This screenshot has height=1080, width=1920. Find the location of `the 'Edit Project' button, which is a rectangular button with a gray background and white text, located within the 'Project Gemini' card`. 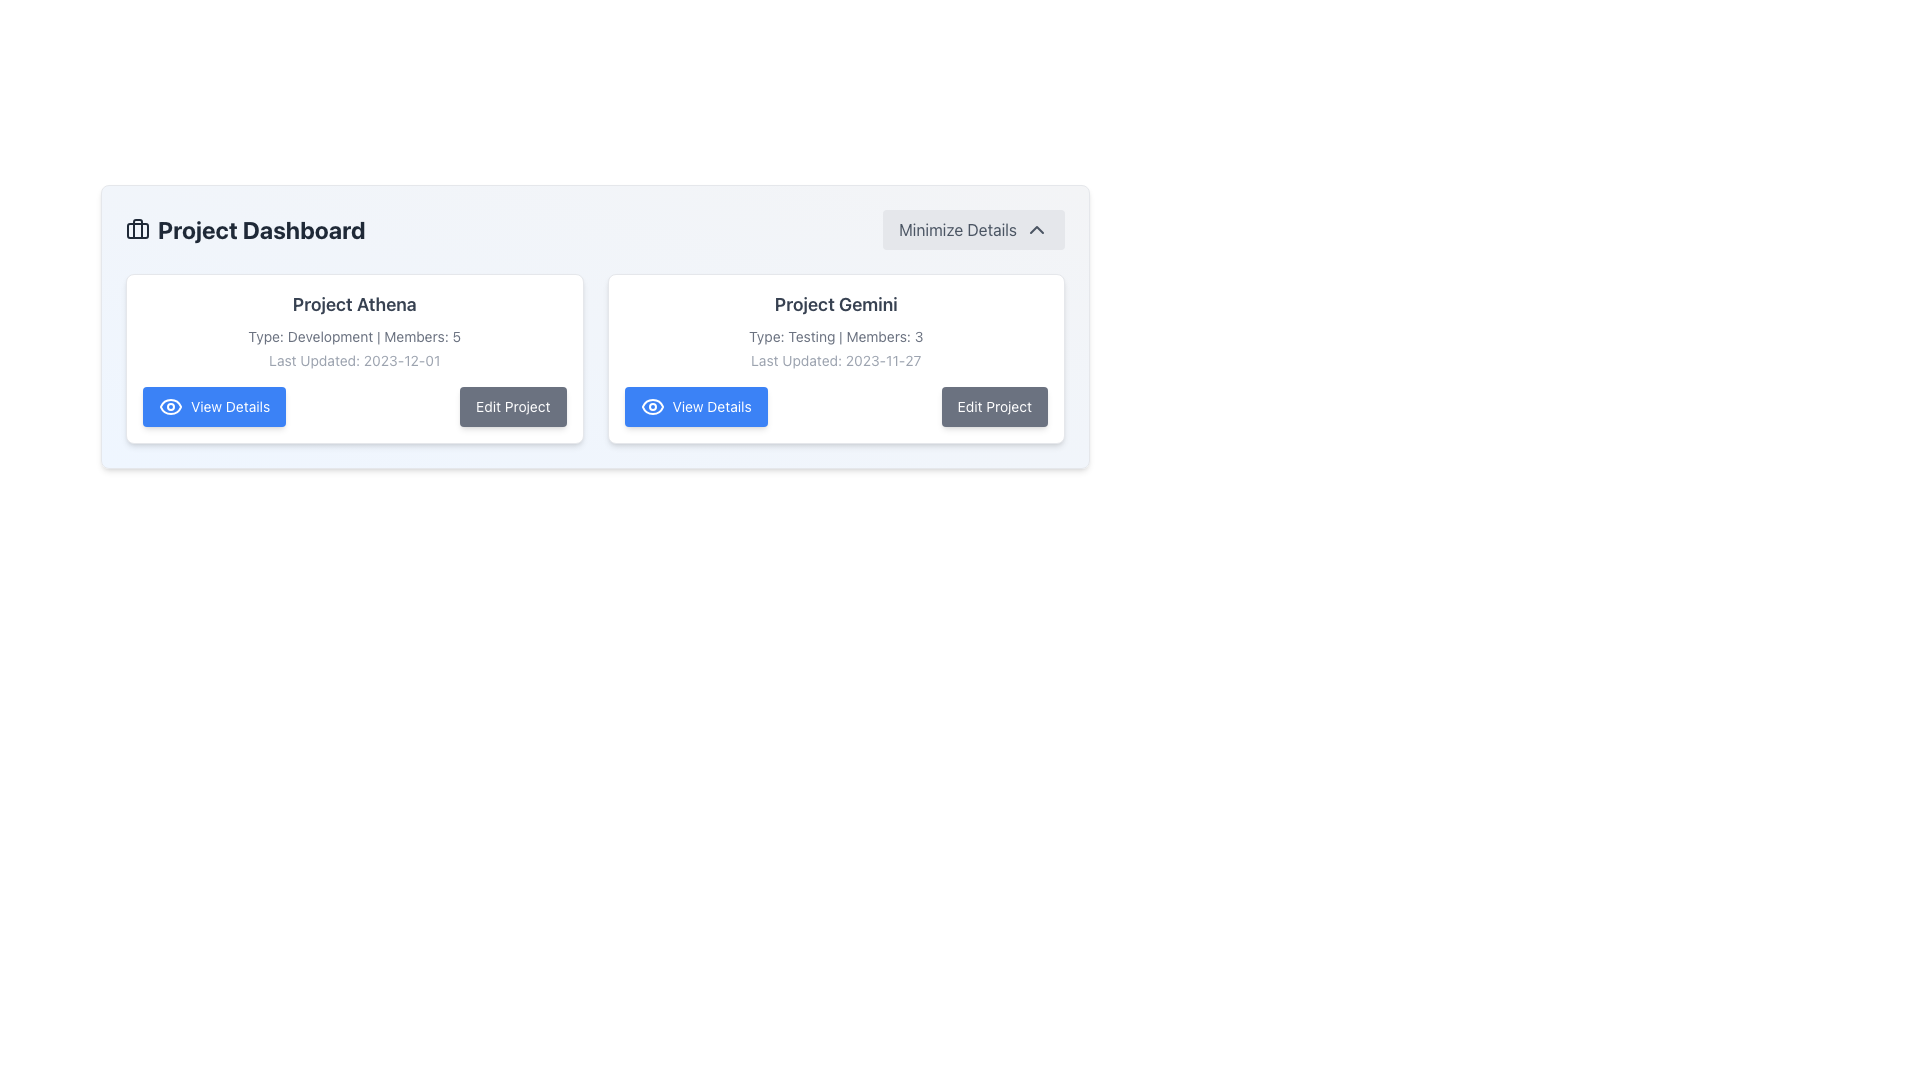

the 'Edit Project' button, which is a rectangular button with a gray background and white text, located within the 'Project Gemini' card is located at coordinates (994, 406).